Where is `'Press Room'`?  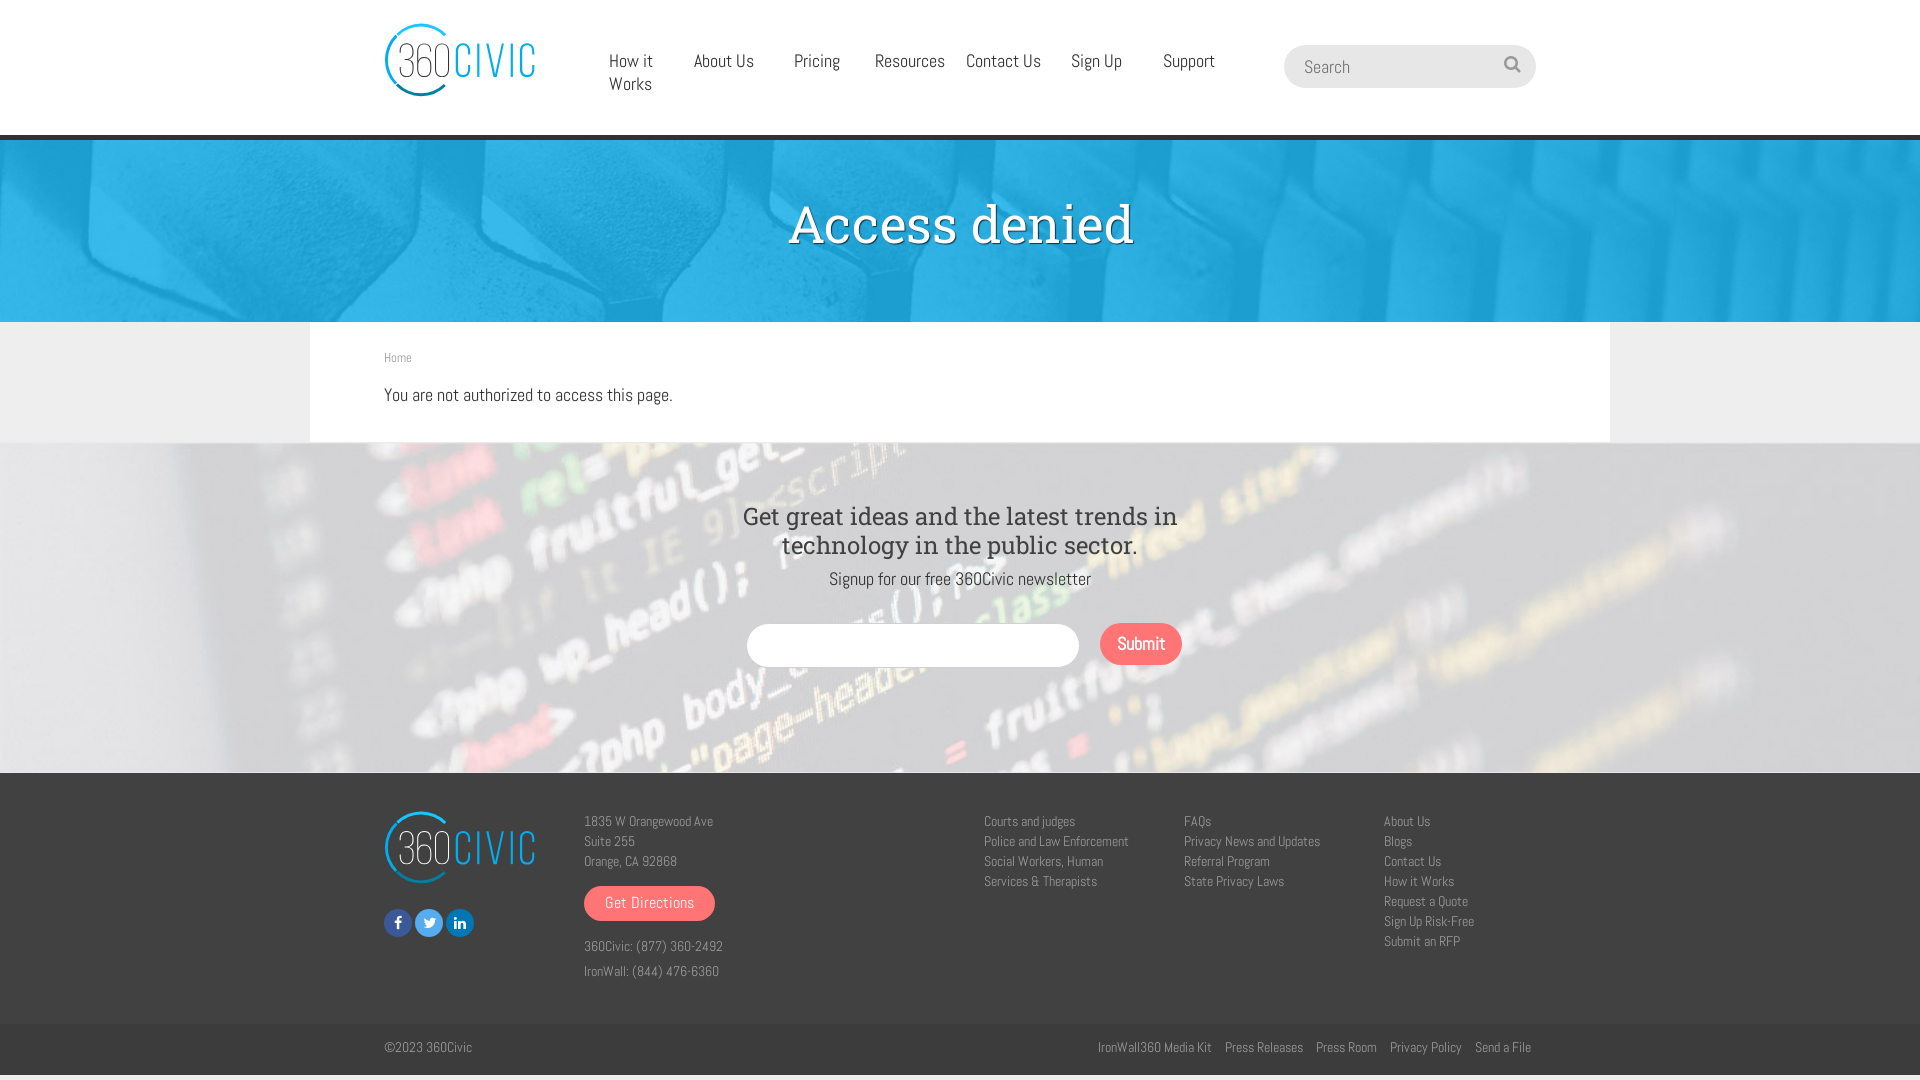
'Press Room' is located at coordinates (1315, 1045).